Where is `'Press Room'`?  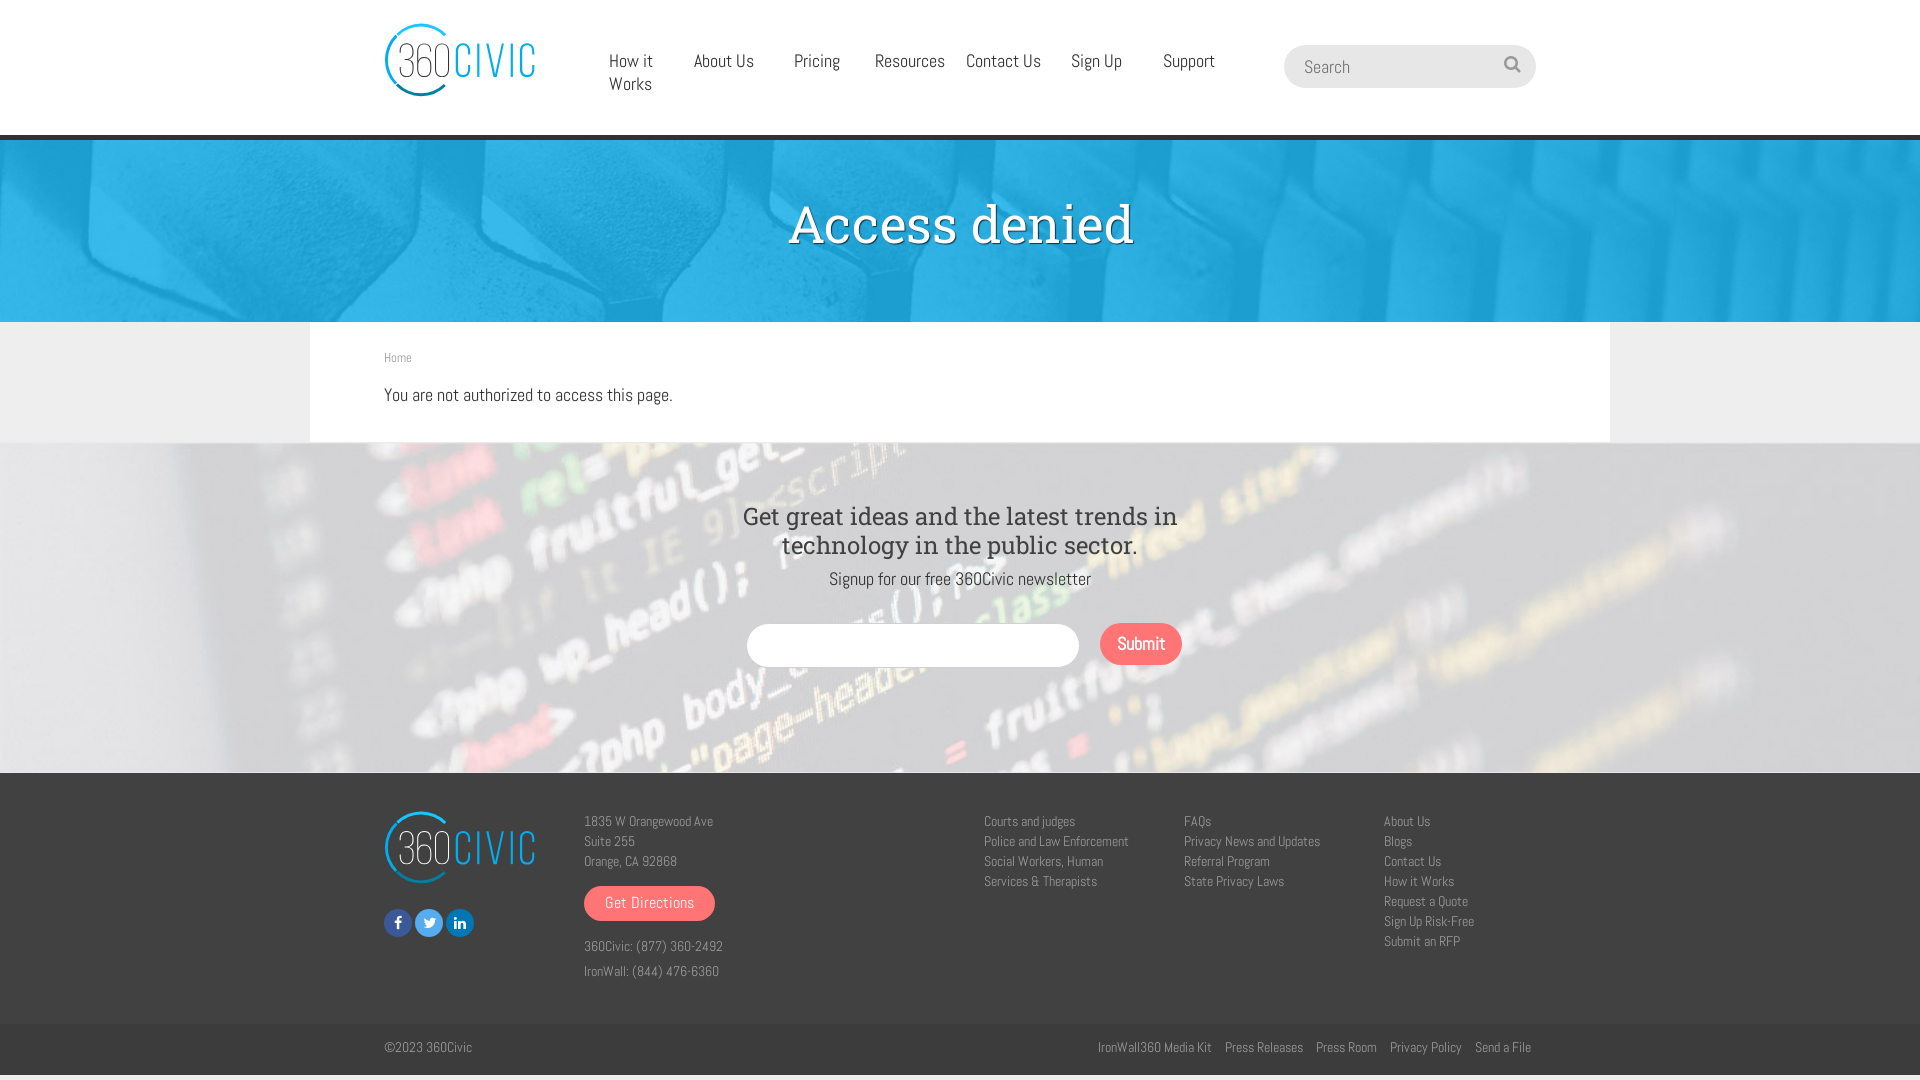
'Press Room' is located at coordinates (1315, 1045).